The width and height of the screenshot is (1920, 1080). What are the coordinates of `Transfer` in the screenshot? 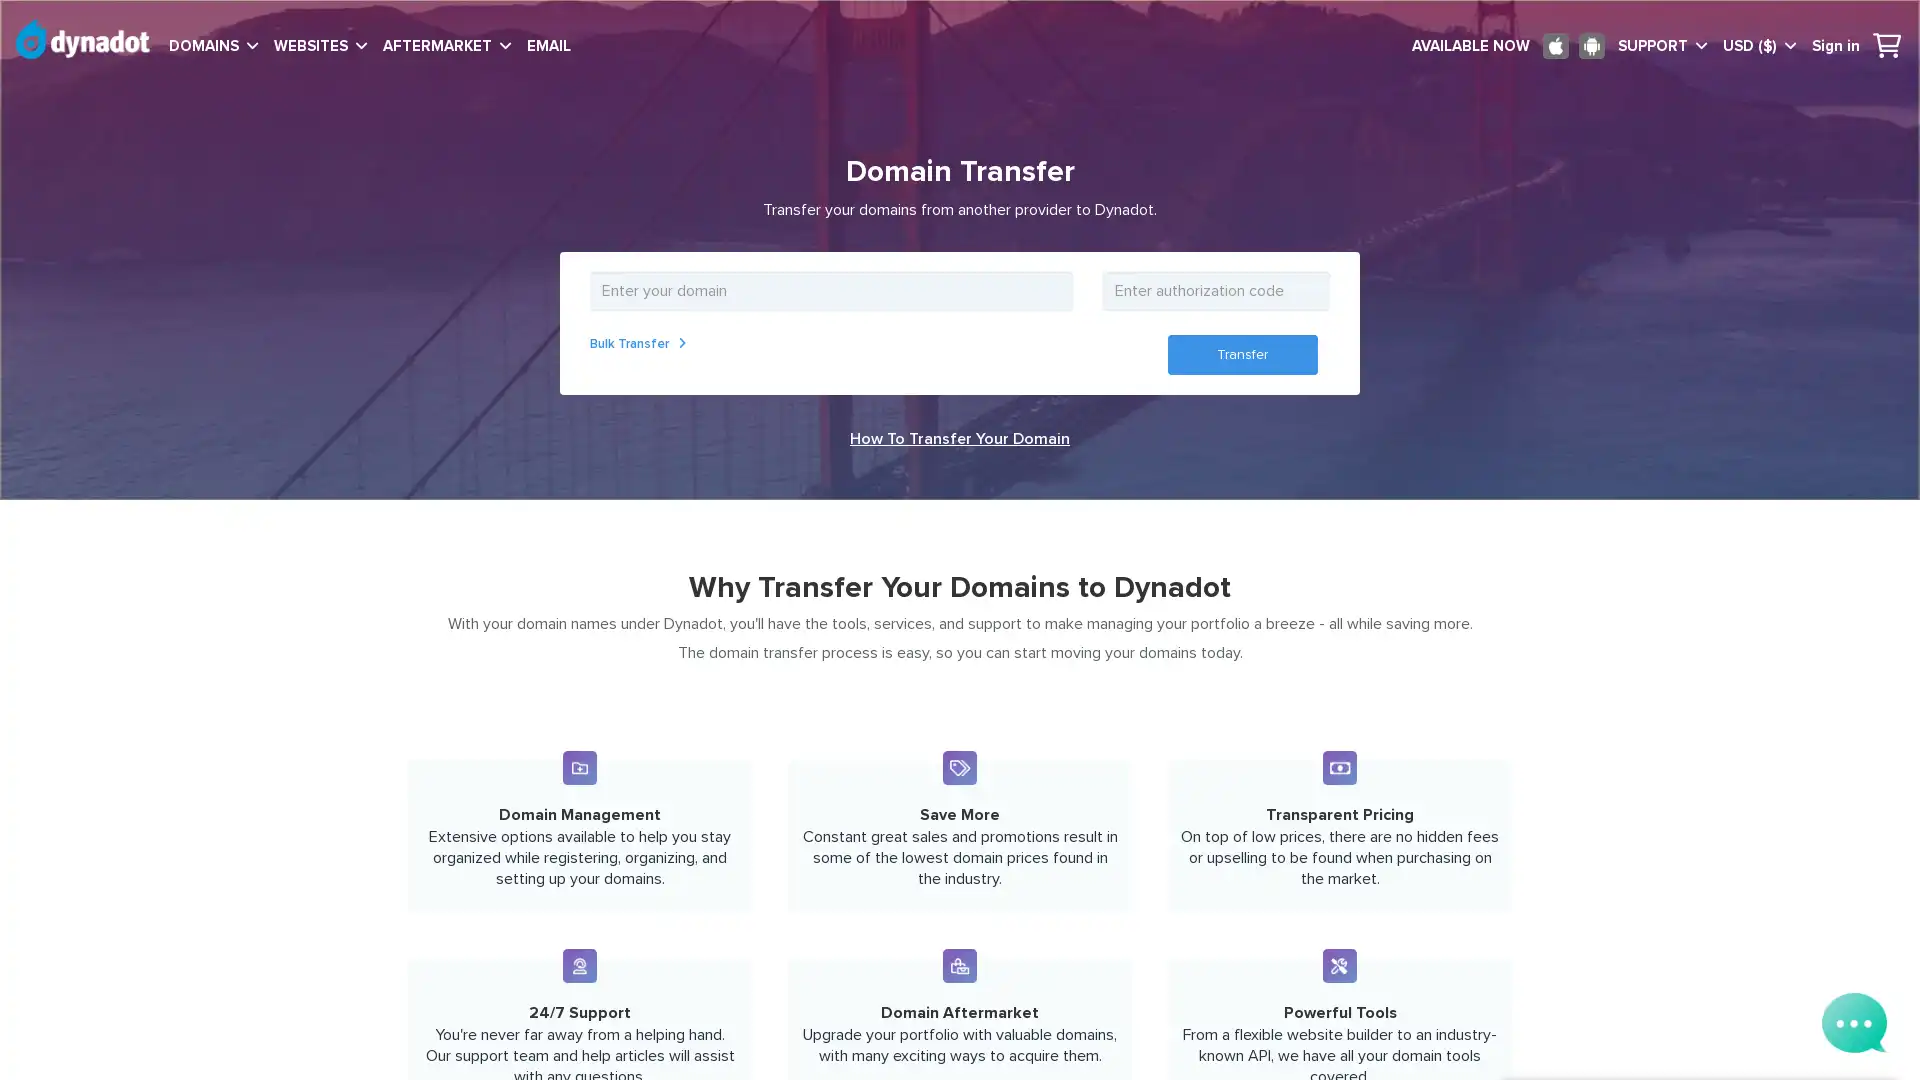 It's located at (1241, 353).